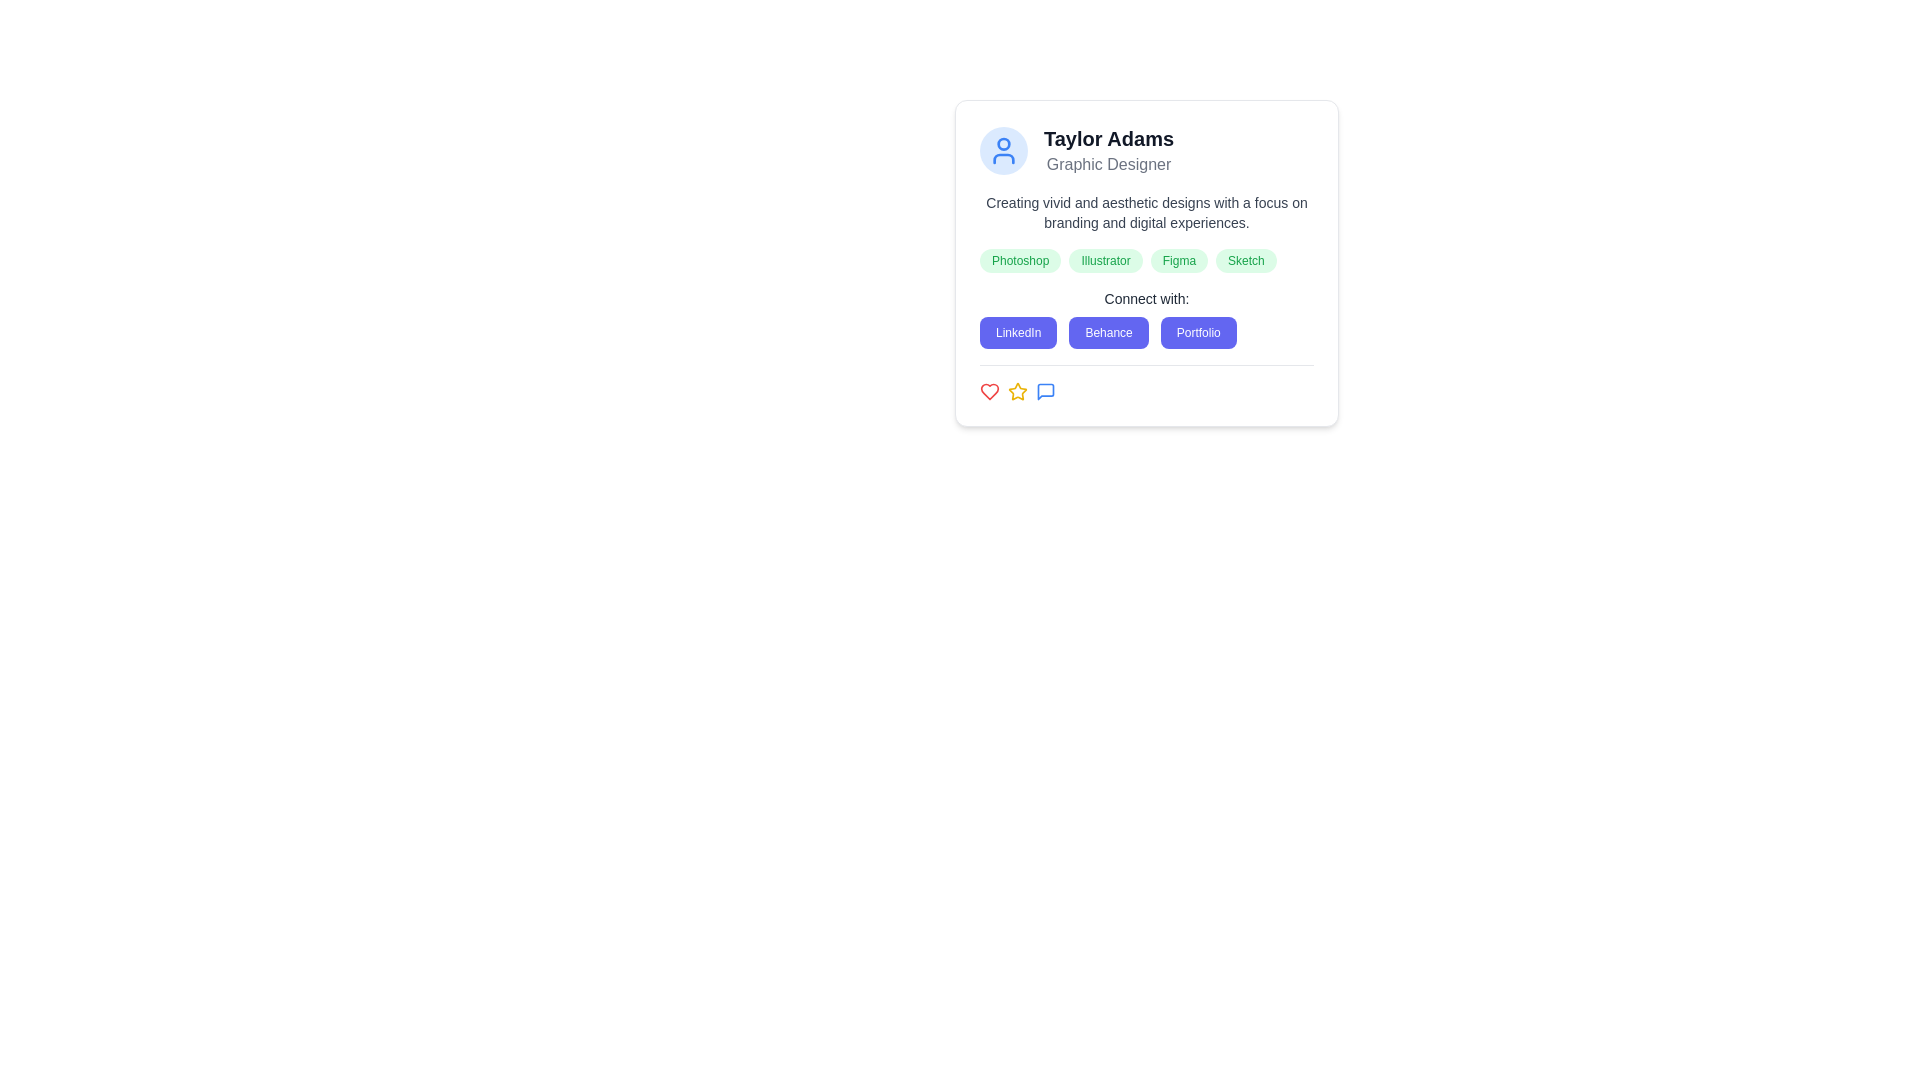 The image size is (1920, 1080). Describe the element at coordinates (1018, 331) in the screenshot. I see `the LinkedIn button, which is the first button in a row of three buttons, to observe the hover effect` at that location.